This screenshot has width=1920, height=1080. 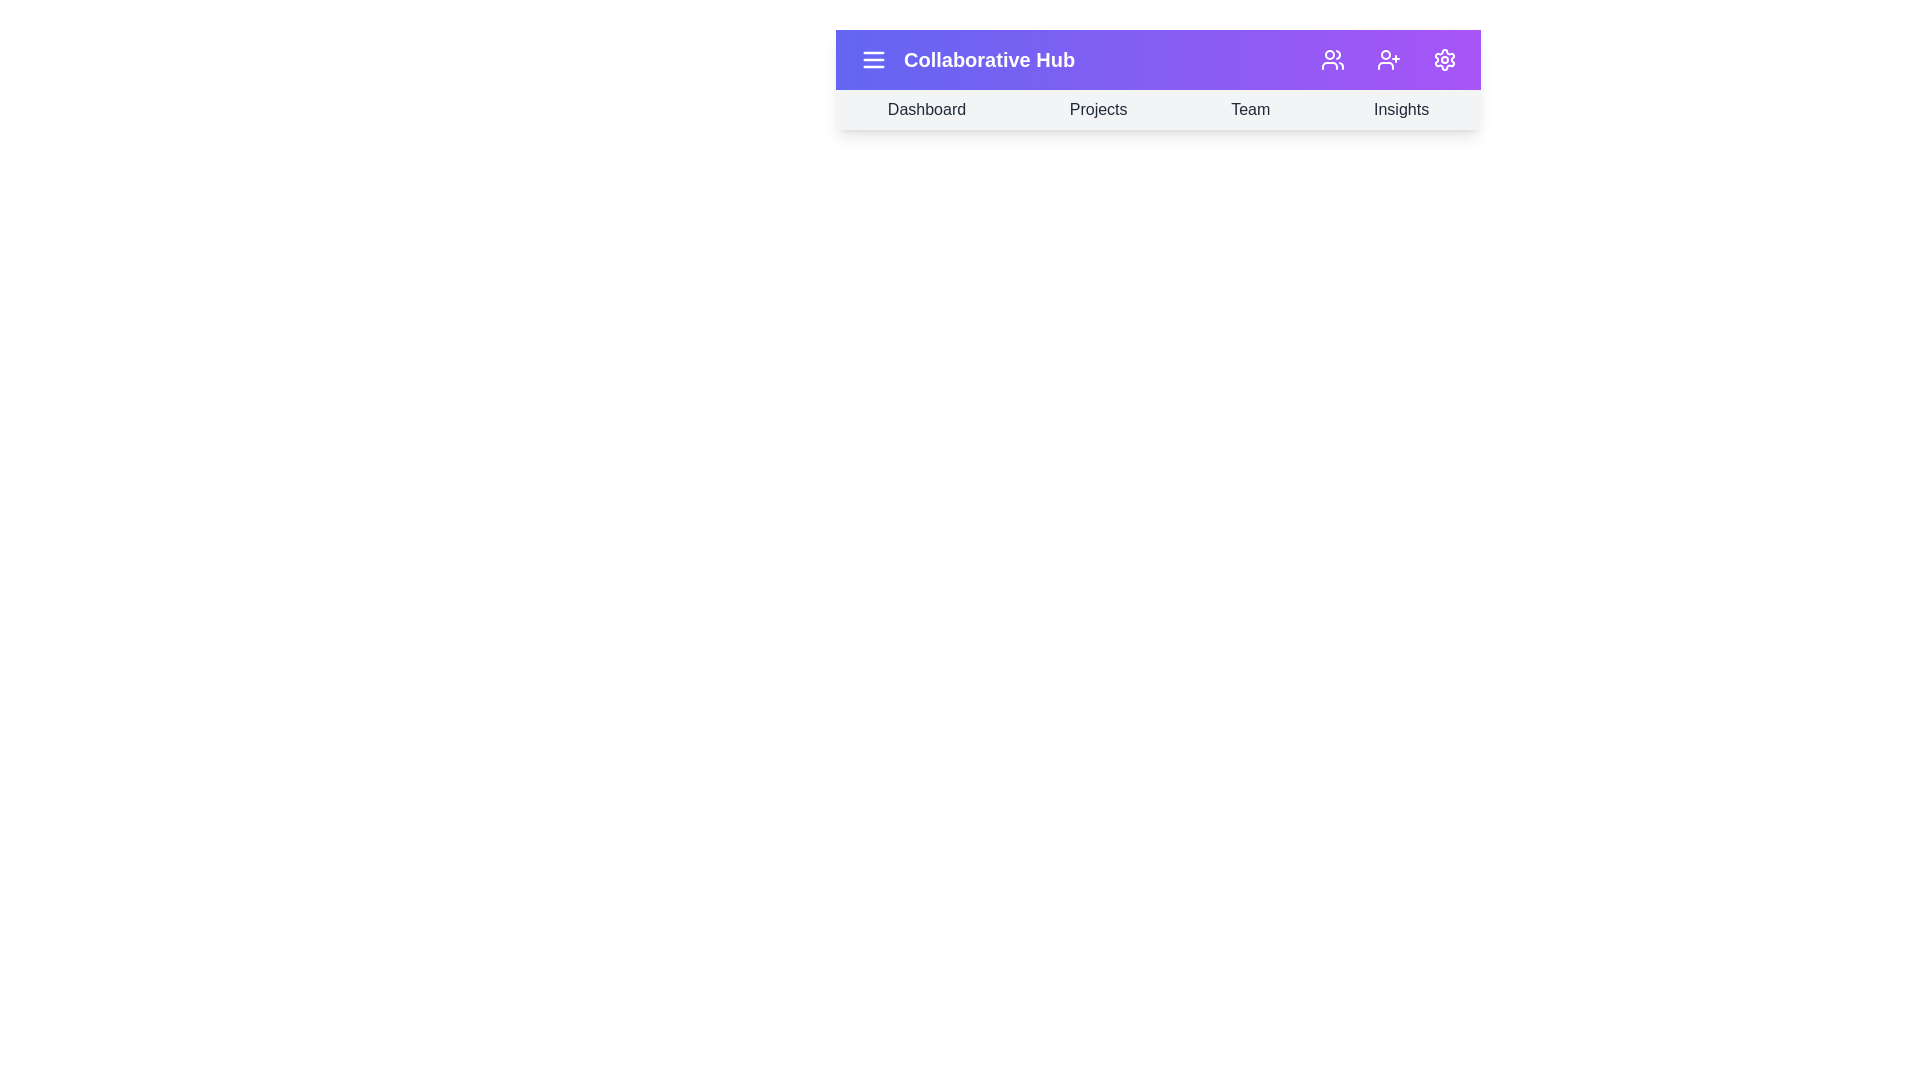 I want to click on the navigation bar section corresponding to Team, so click(x=1249, y=110).